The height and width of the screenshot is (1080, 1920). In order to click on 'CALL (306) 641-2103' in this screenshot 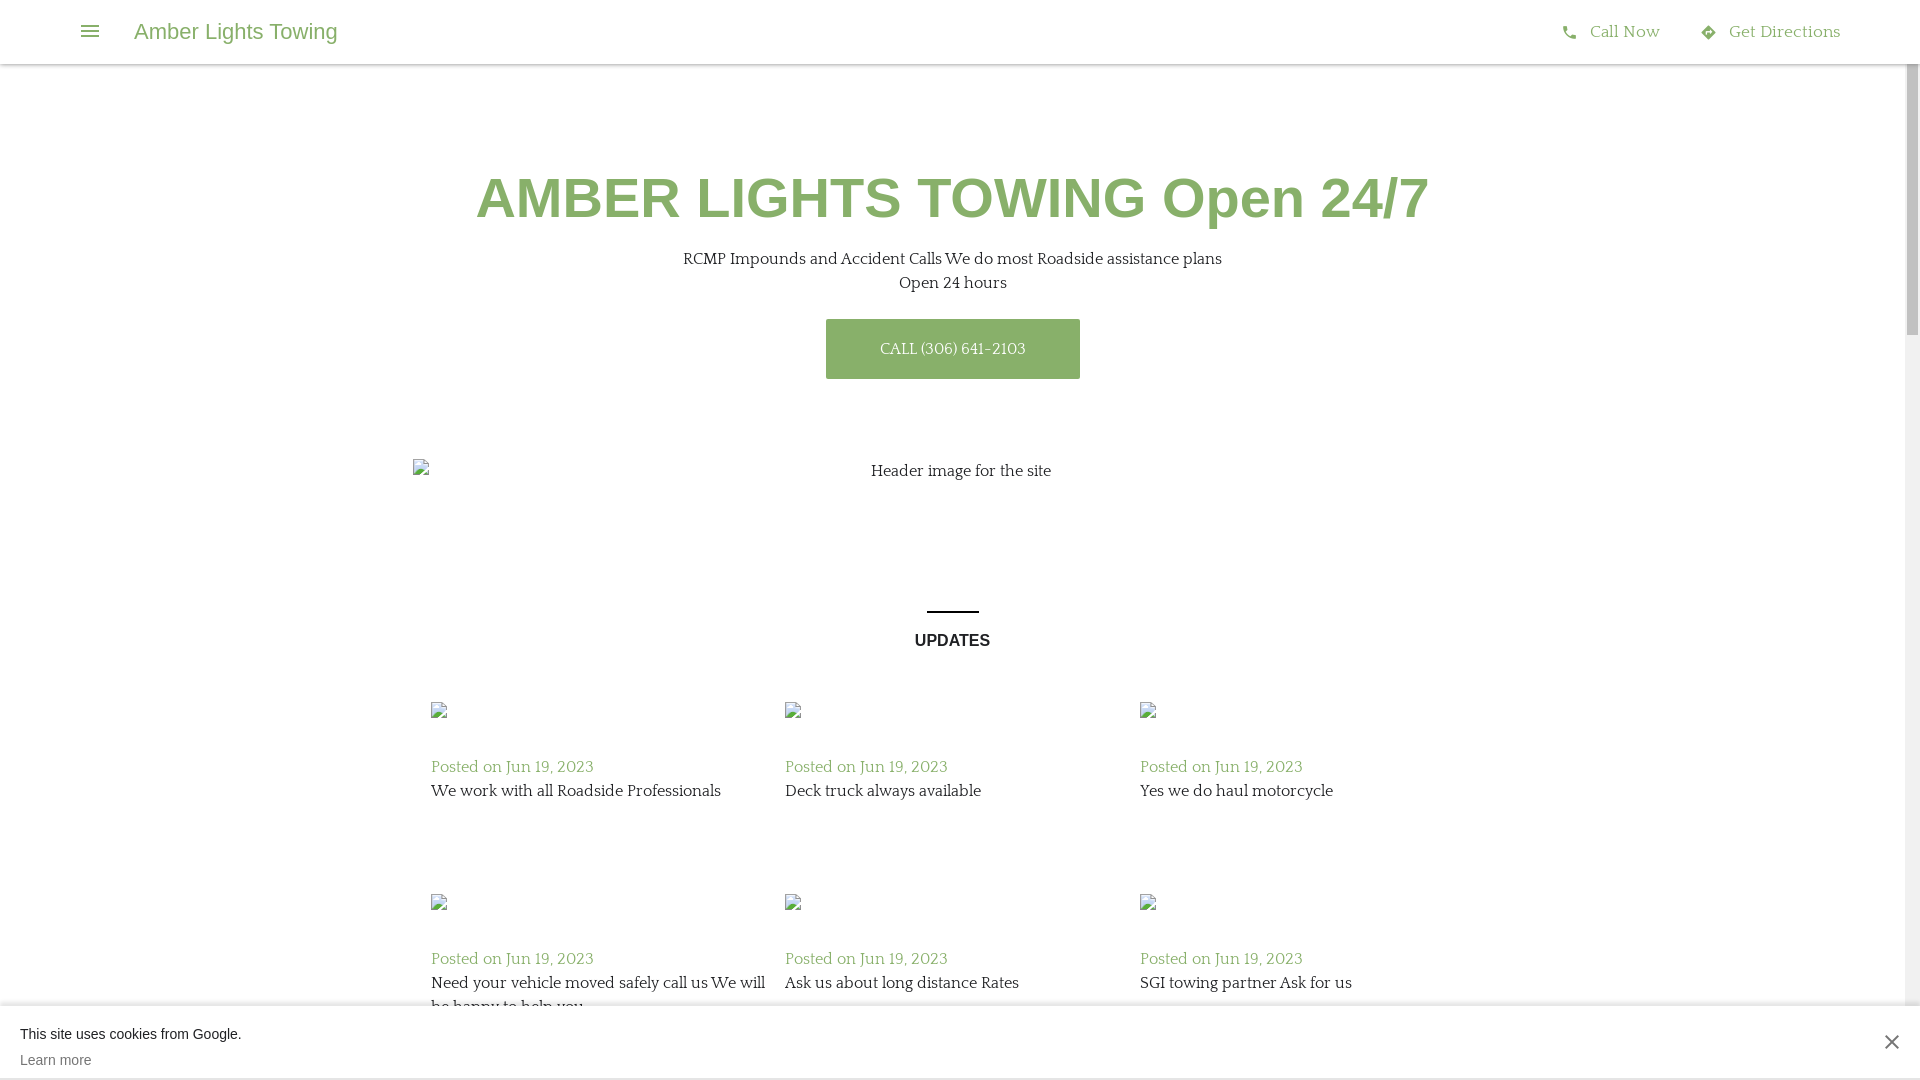, I will do `click(952, 347)`.